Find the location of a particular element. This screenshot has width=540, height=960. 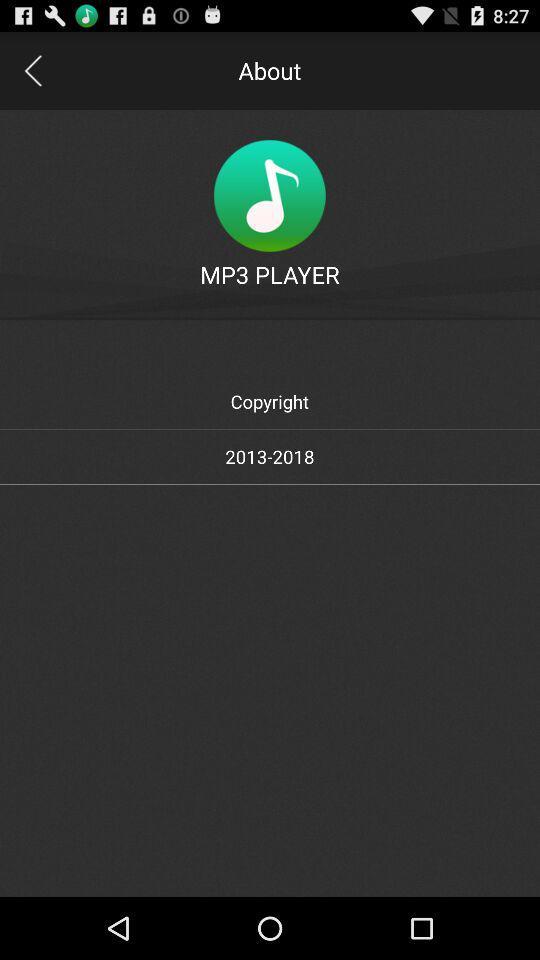

app next to about item is located at coordinates (31, 70).